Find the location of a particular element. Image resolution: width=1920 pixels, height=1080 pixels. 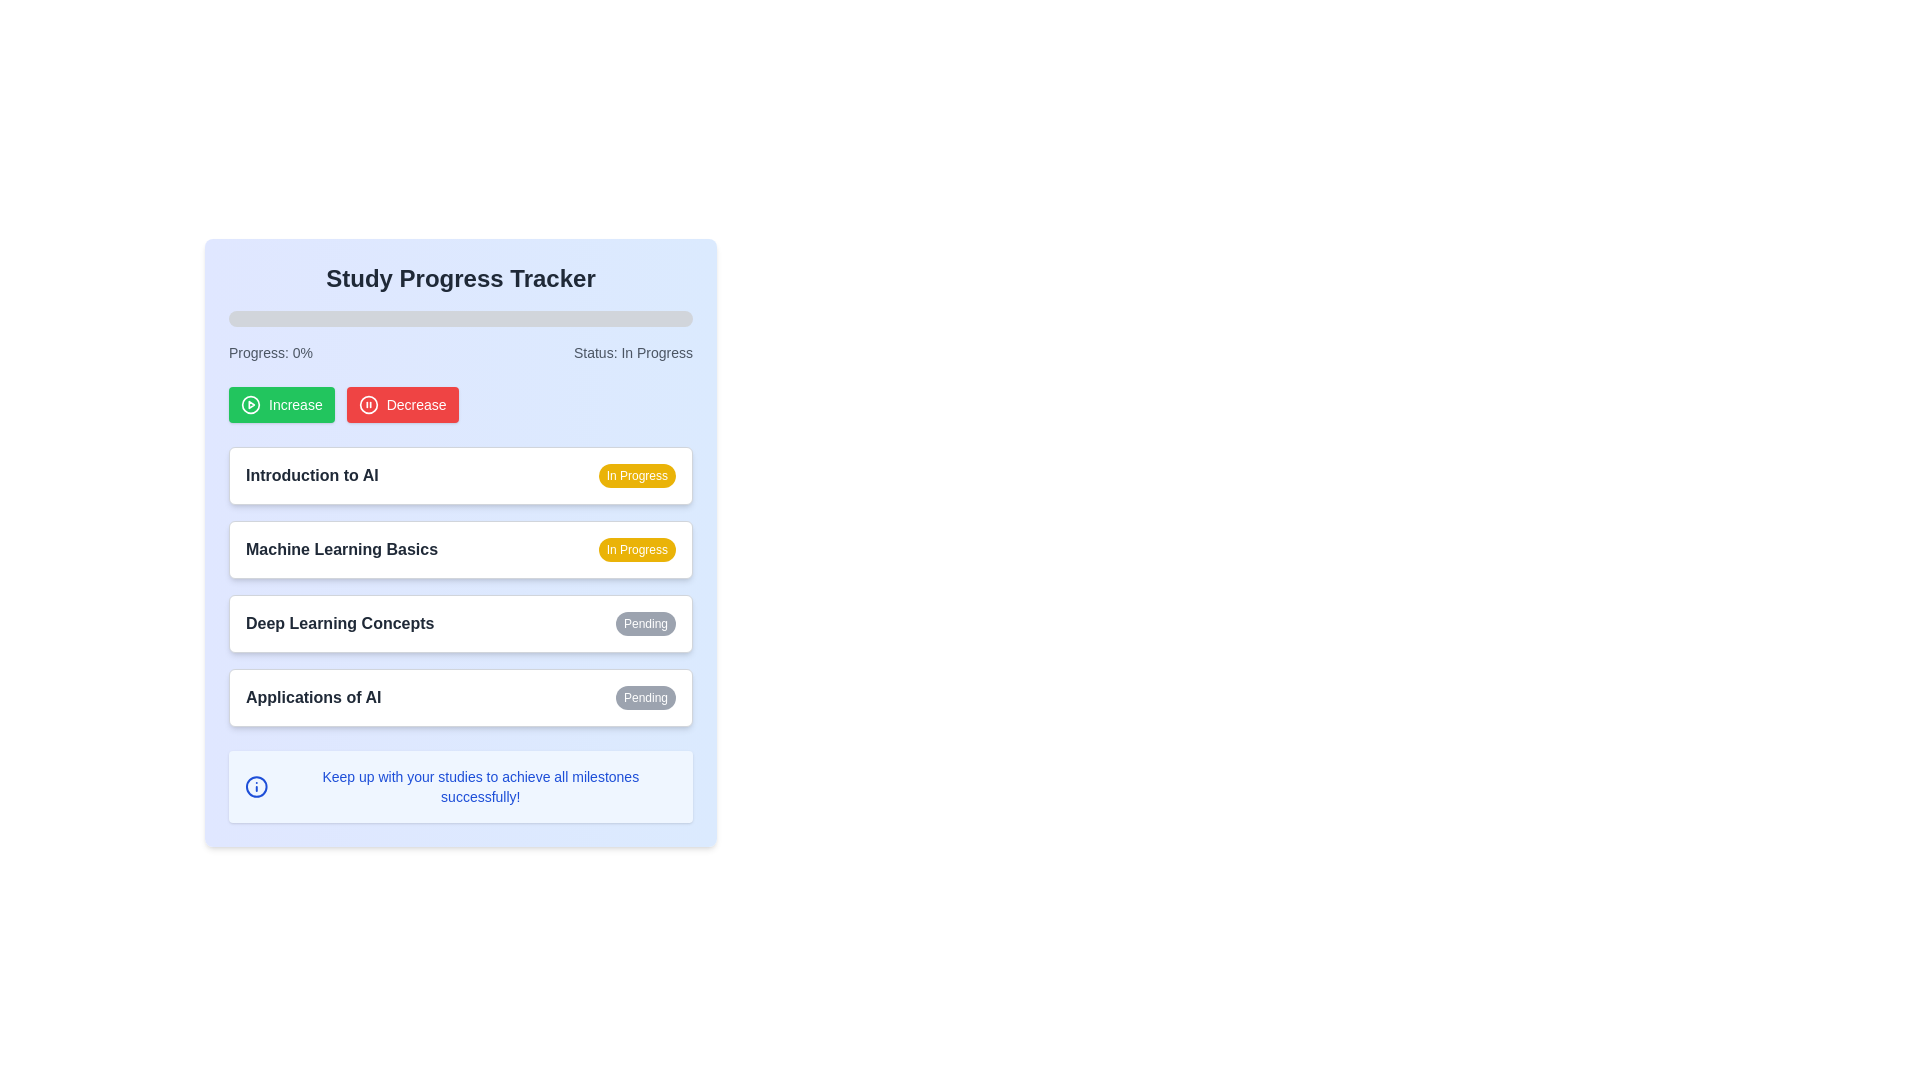

the 'Decrease' button located below the 'Study Progress Tracker' heading and focus on it using keyboard navigation is located at coordinates (401, 405).